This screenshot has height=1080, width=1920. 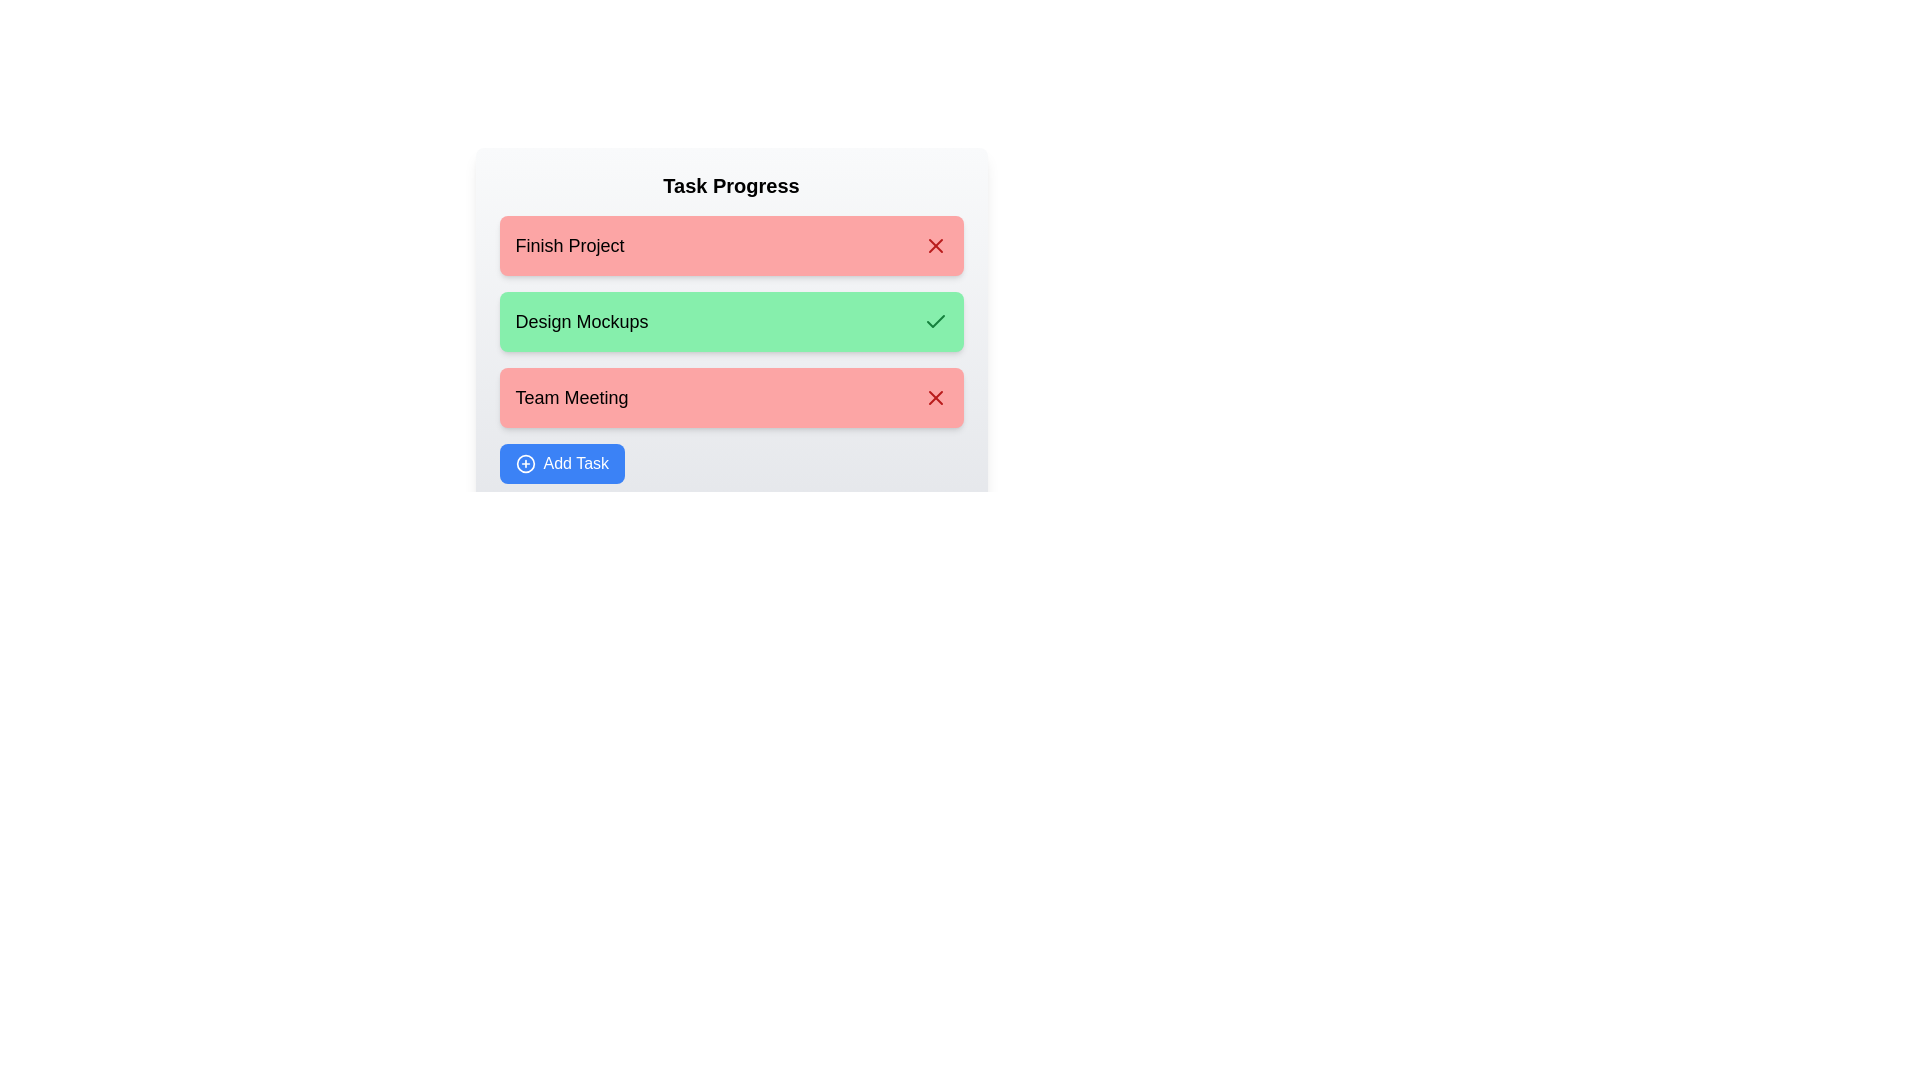 What do you see at coordinates (560, 463) in the screenshot?
I see `the 'Add Task' button to add a new task` at bounding box center [560, 463].